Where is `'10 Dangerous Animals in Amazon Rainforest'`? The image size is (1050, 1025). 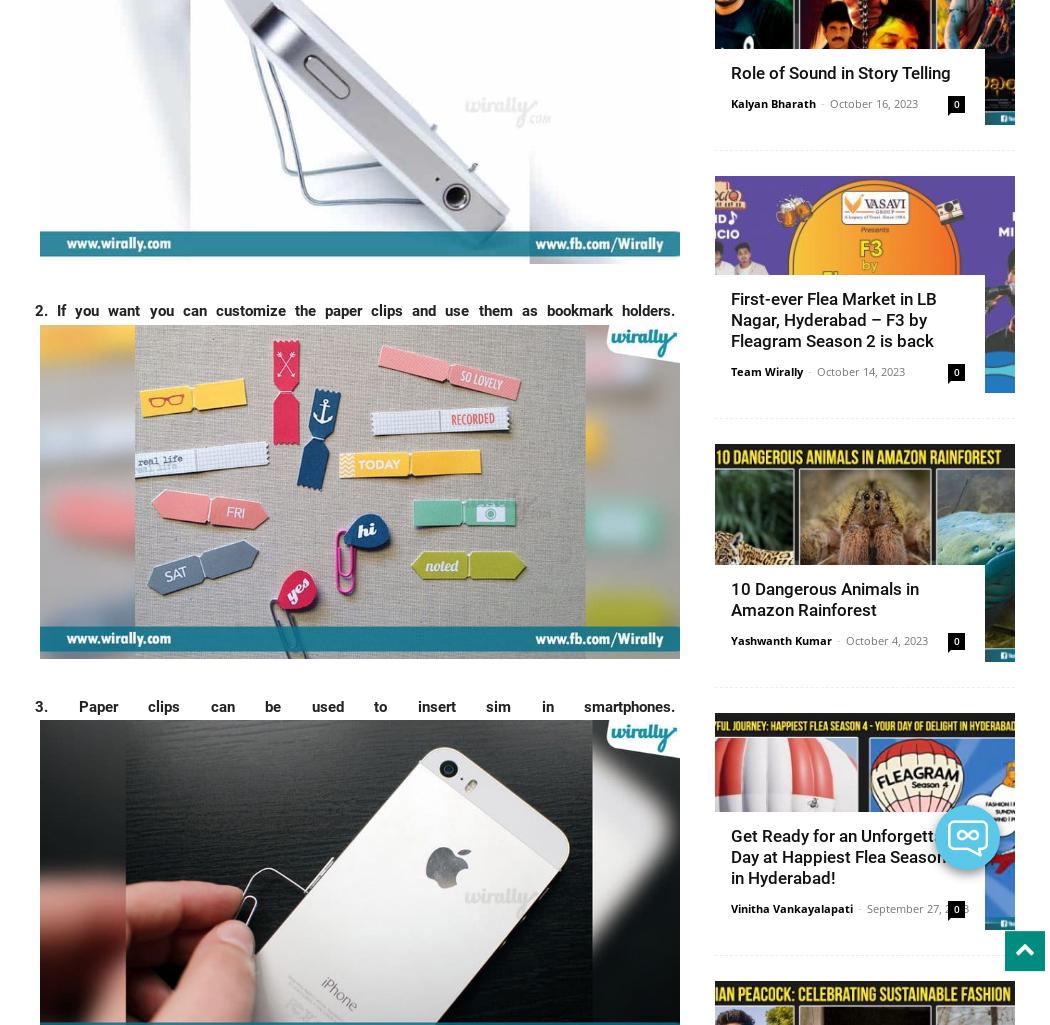
'10 Dangerous Animals in Amazon Rainforest' is located at coordinates (730, 598).